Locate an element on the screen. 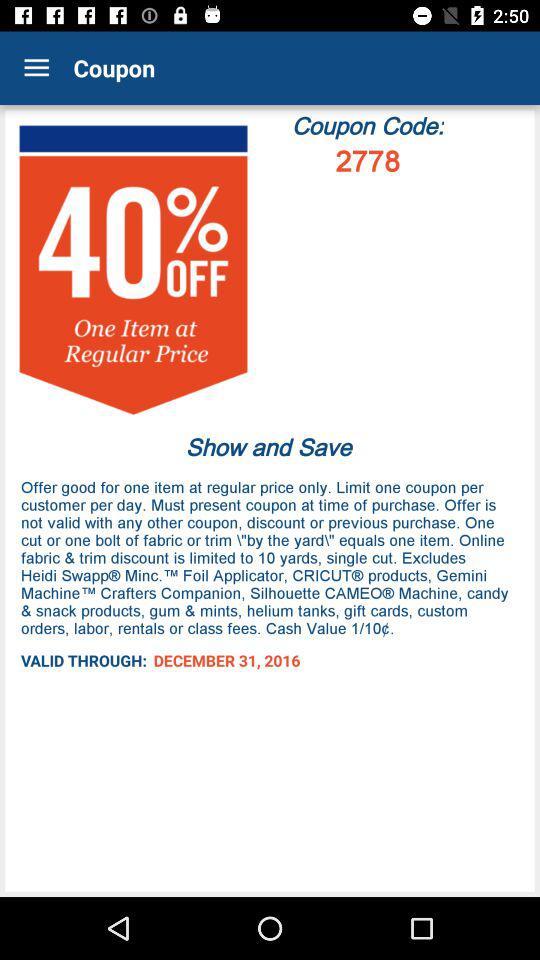 The height and width of the screenshot is (960, 540). icon next to the coupon item is located at coordinates (36, 68).